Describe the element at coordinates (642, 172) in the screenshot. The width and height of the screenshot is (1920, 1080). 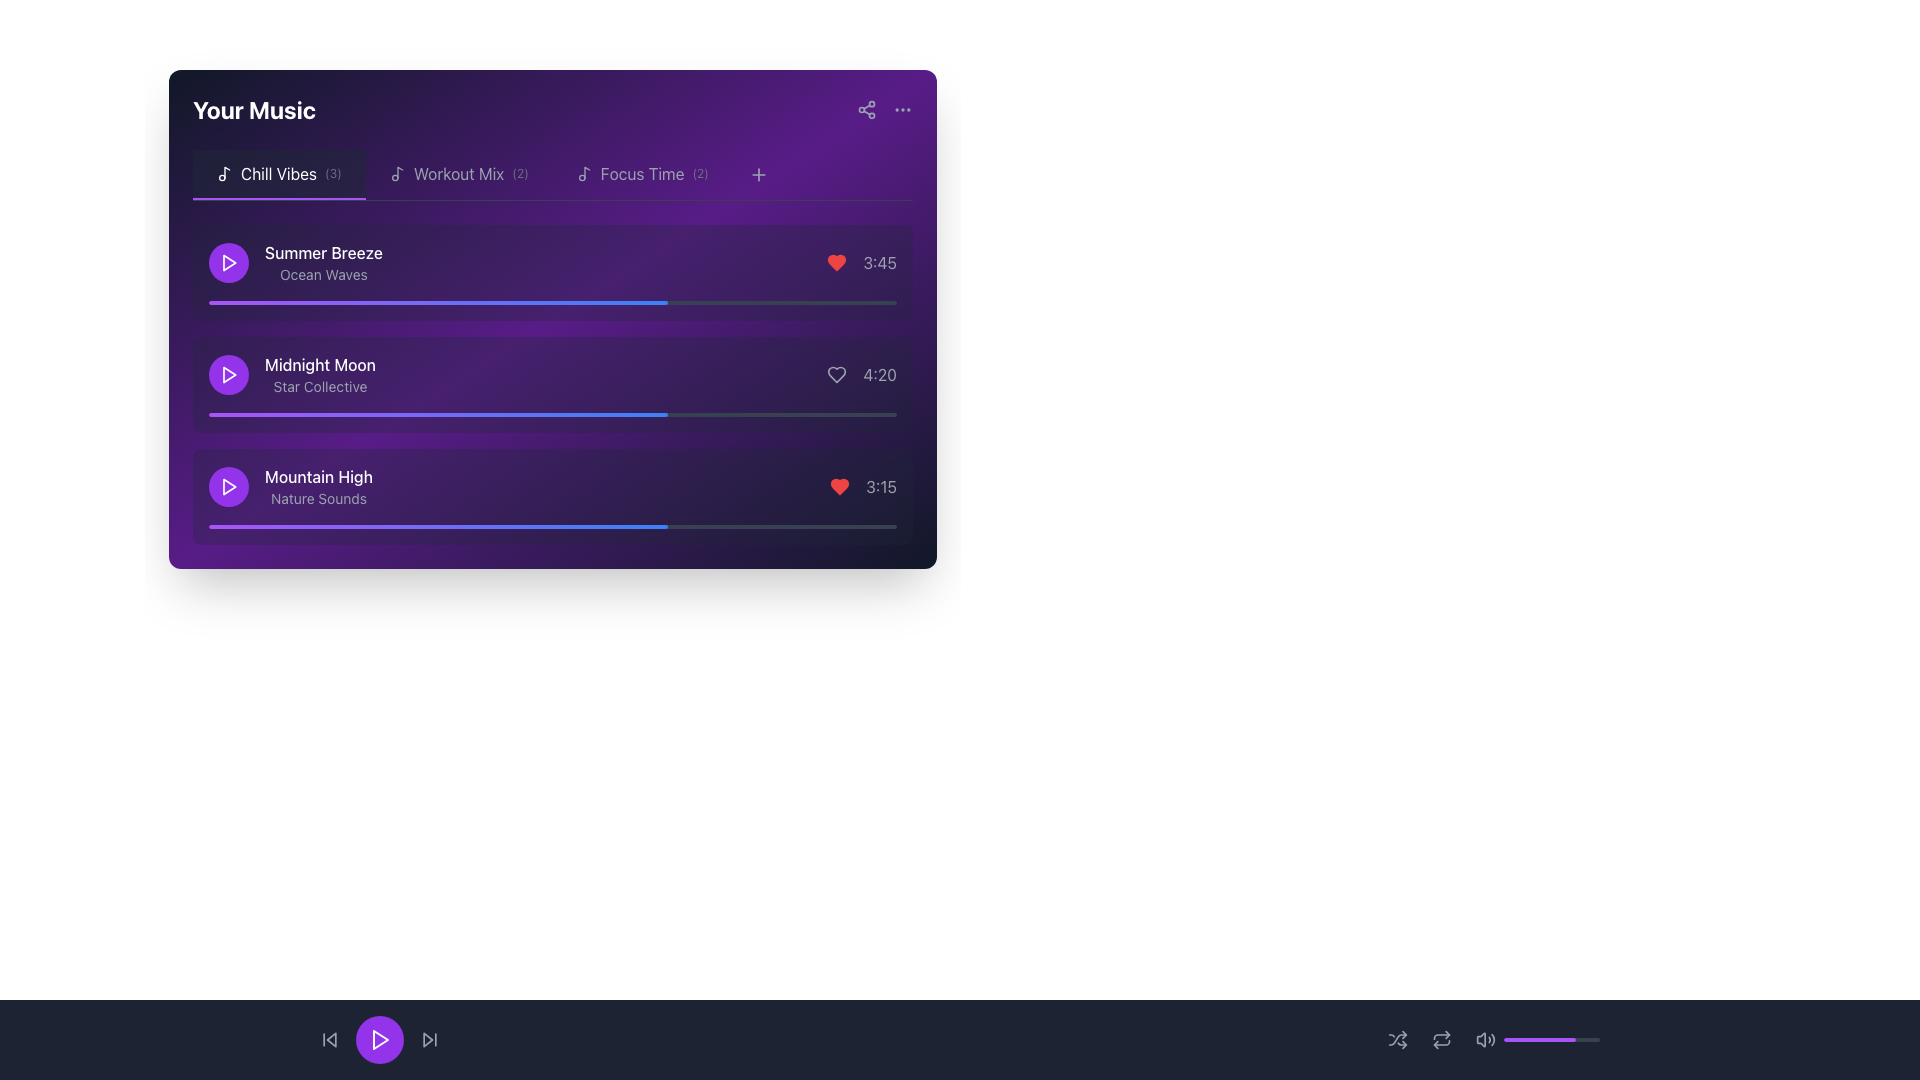
I see `the 'Focus Time' tab, which is the third tab in the horizontal list of selectable tabs located at the top-right of the main interface` at that location.